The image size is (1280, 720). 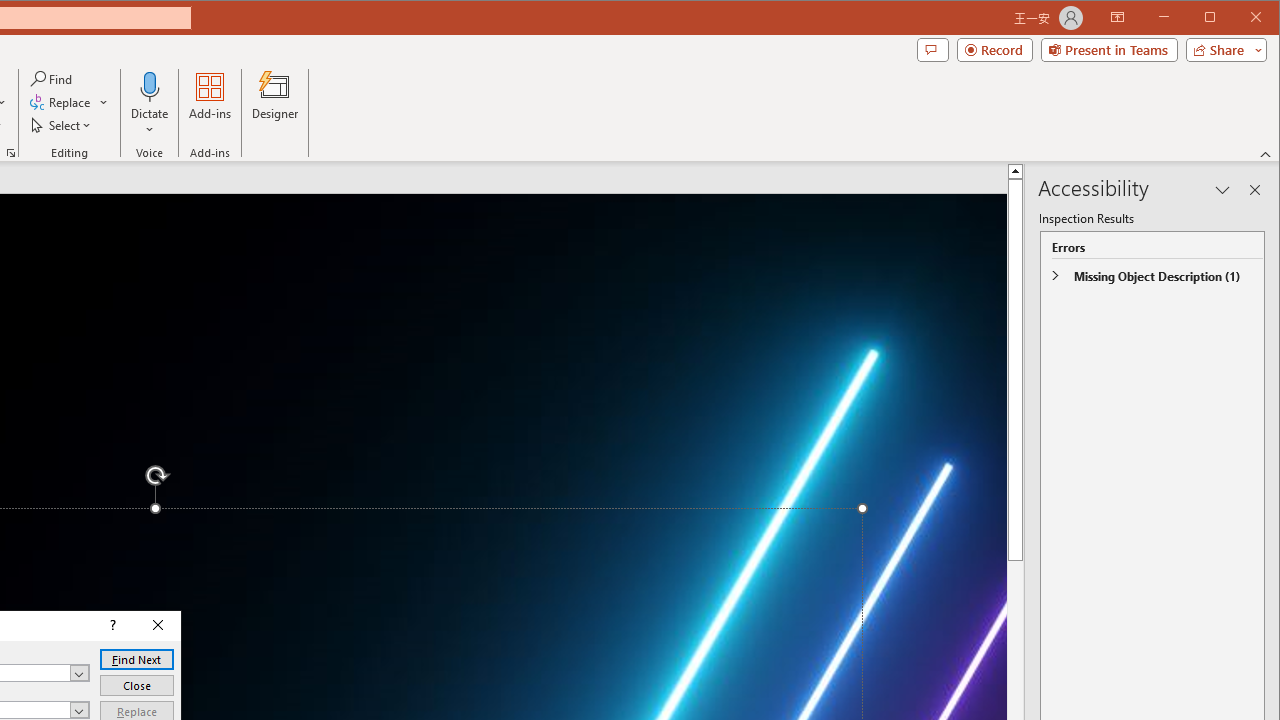 I want to click on 'Maximize', so click(x=1238, y=19).